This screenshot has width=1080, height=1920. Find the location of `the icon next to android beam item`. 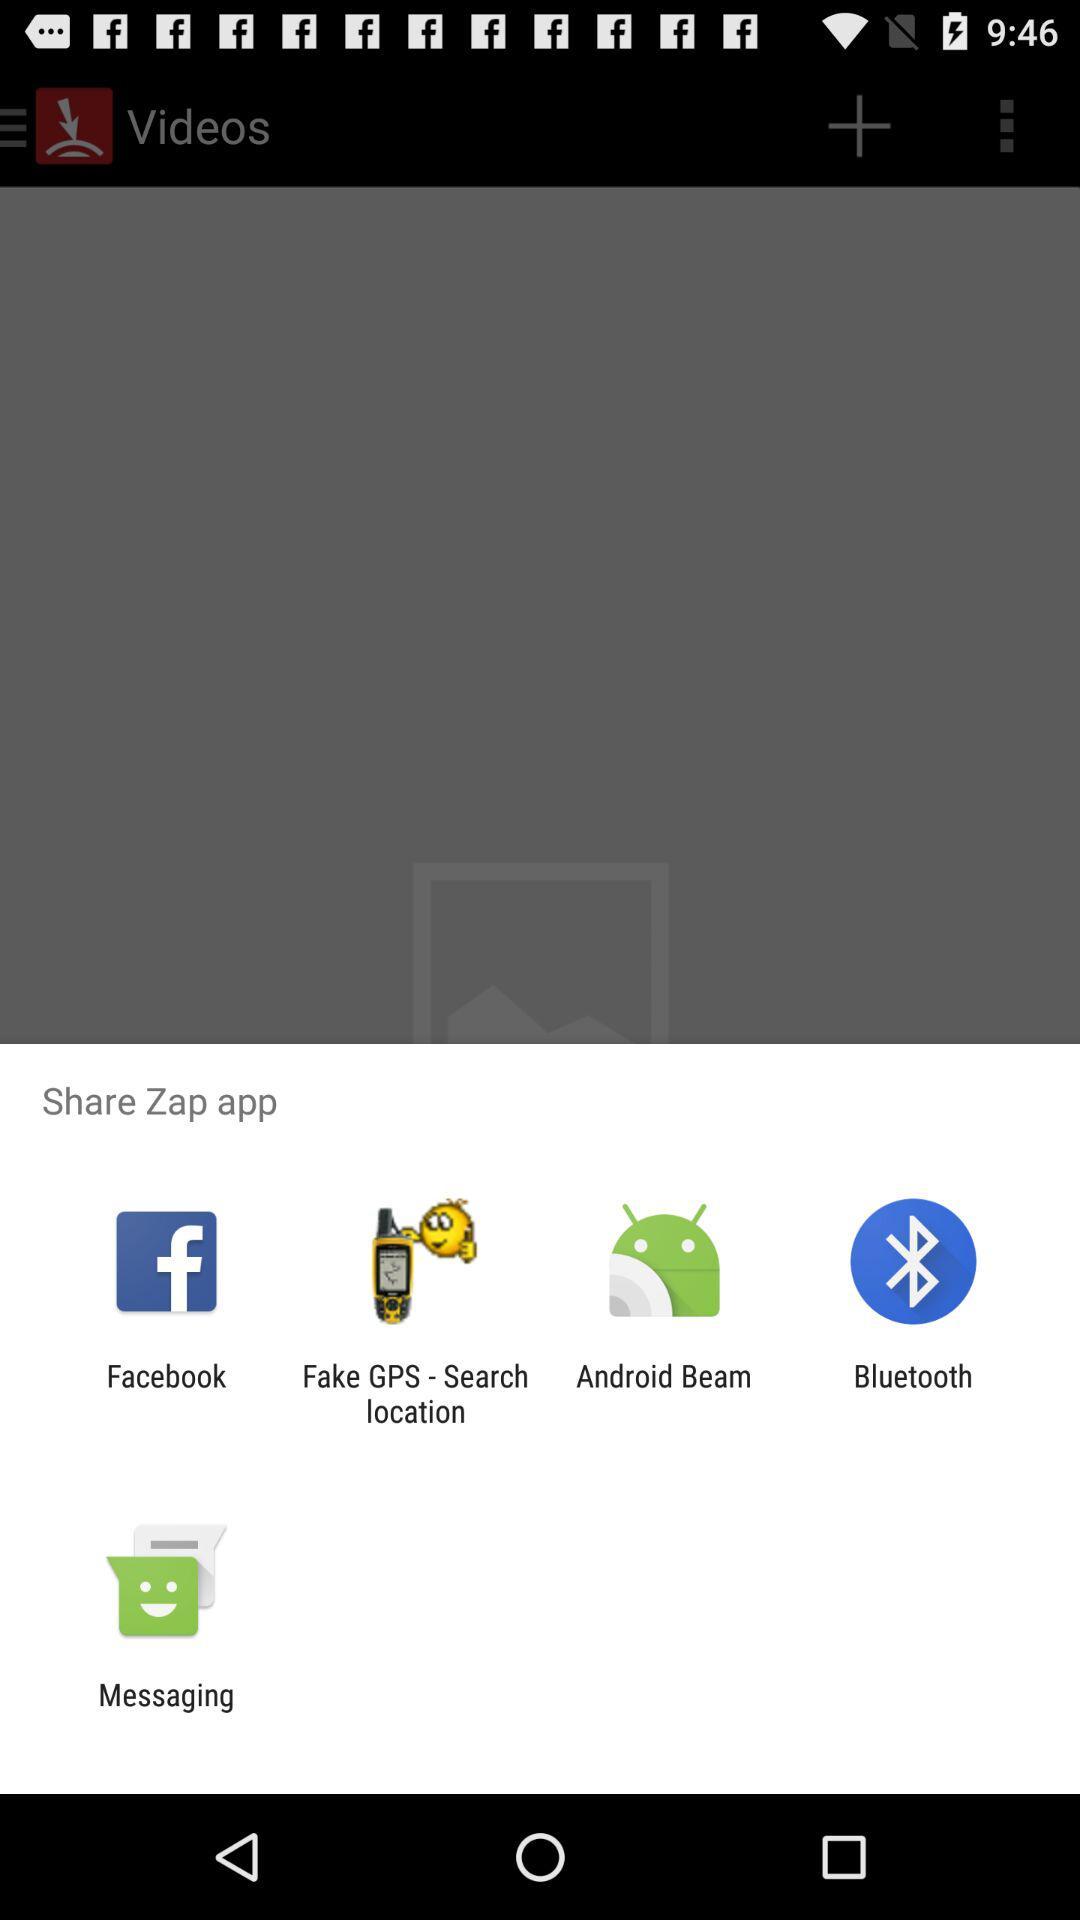

the icon next to android beam item is located at coordinates (913, 1392).